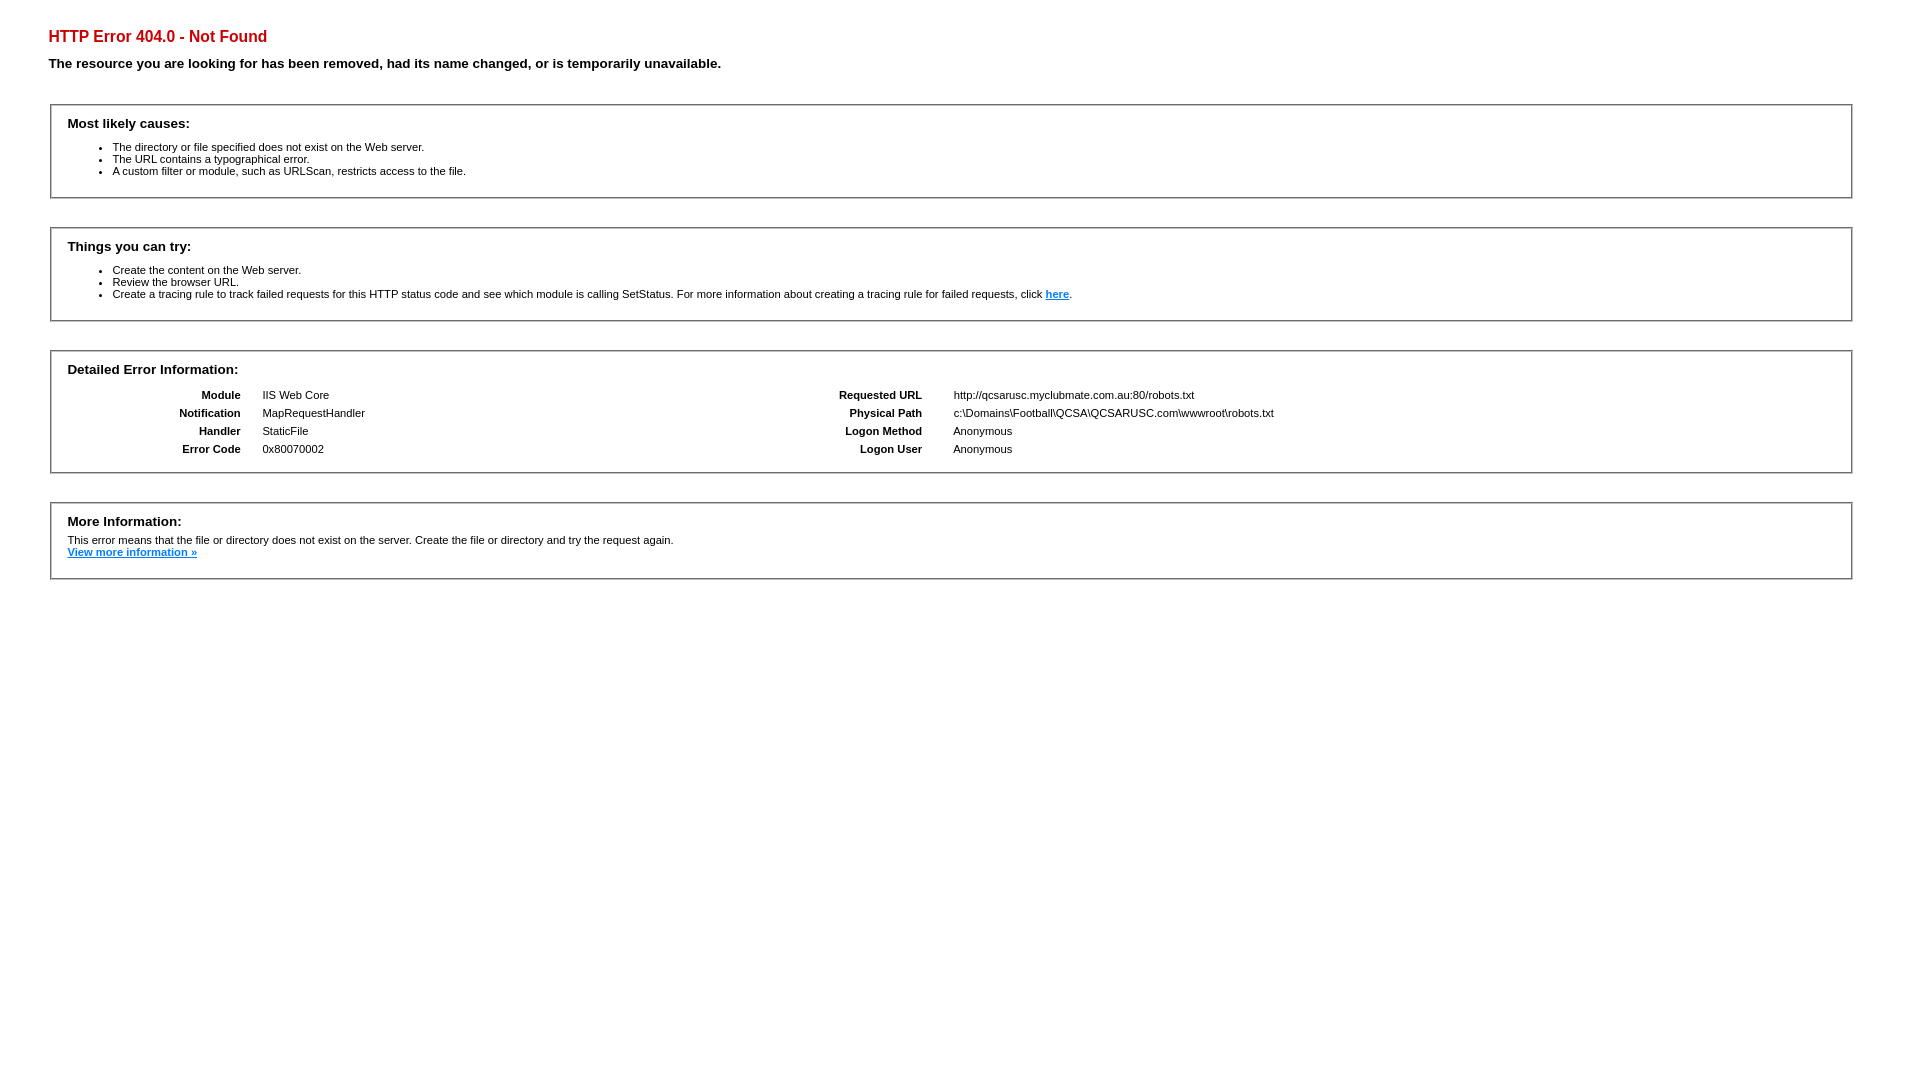 The image size is (1920, 1080). I want to click on 'here', so click(1056, 293).